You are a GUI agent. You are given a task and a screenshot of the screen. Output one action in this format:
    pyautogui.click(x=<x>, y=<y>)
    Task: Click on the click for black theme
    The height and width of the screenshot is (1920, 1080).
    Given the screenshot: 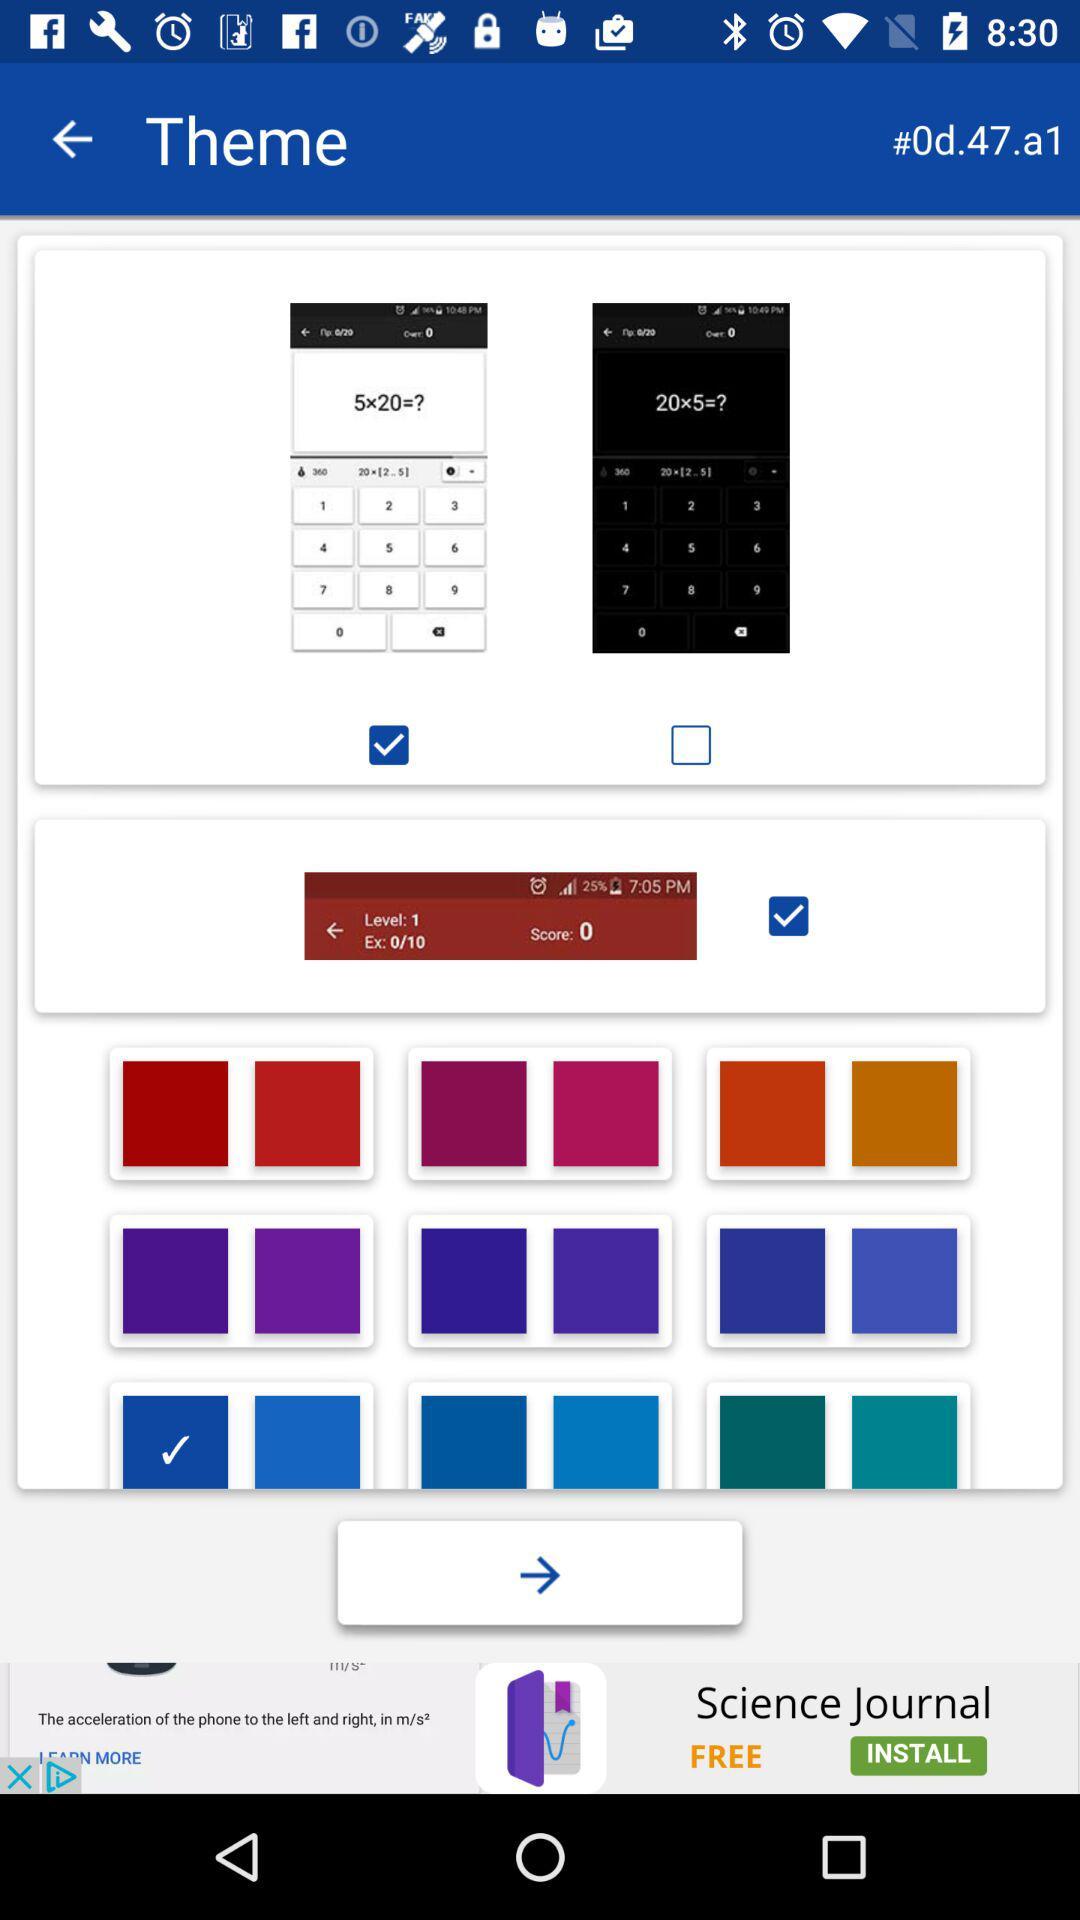 What is the action you would take?
    pyautogui.click(x=690, y=477)
    